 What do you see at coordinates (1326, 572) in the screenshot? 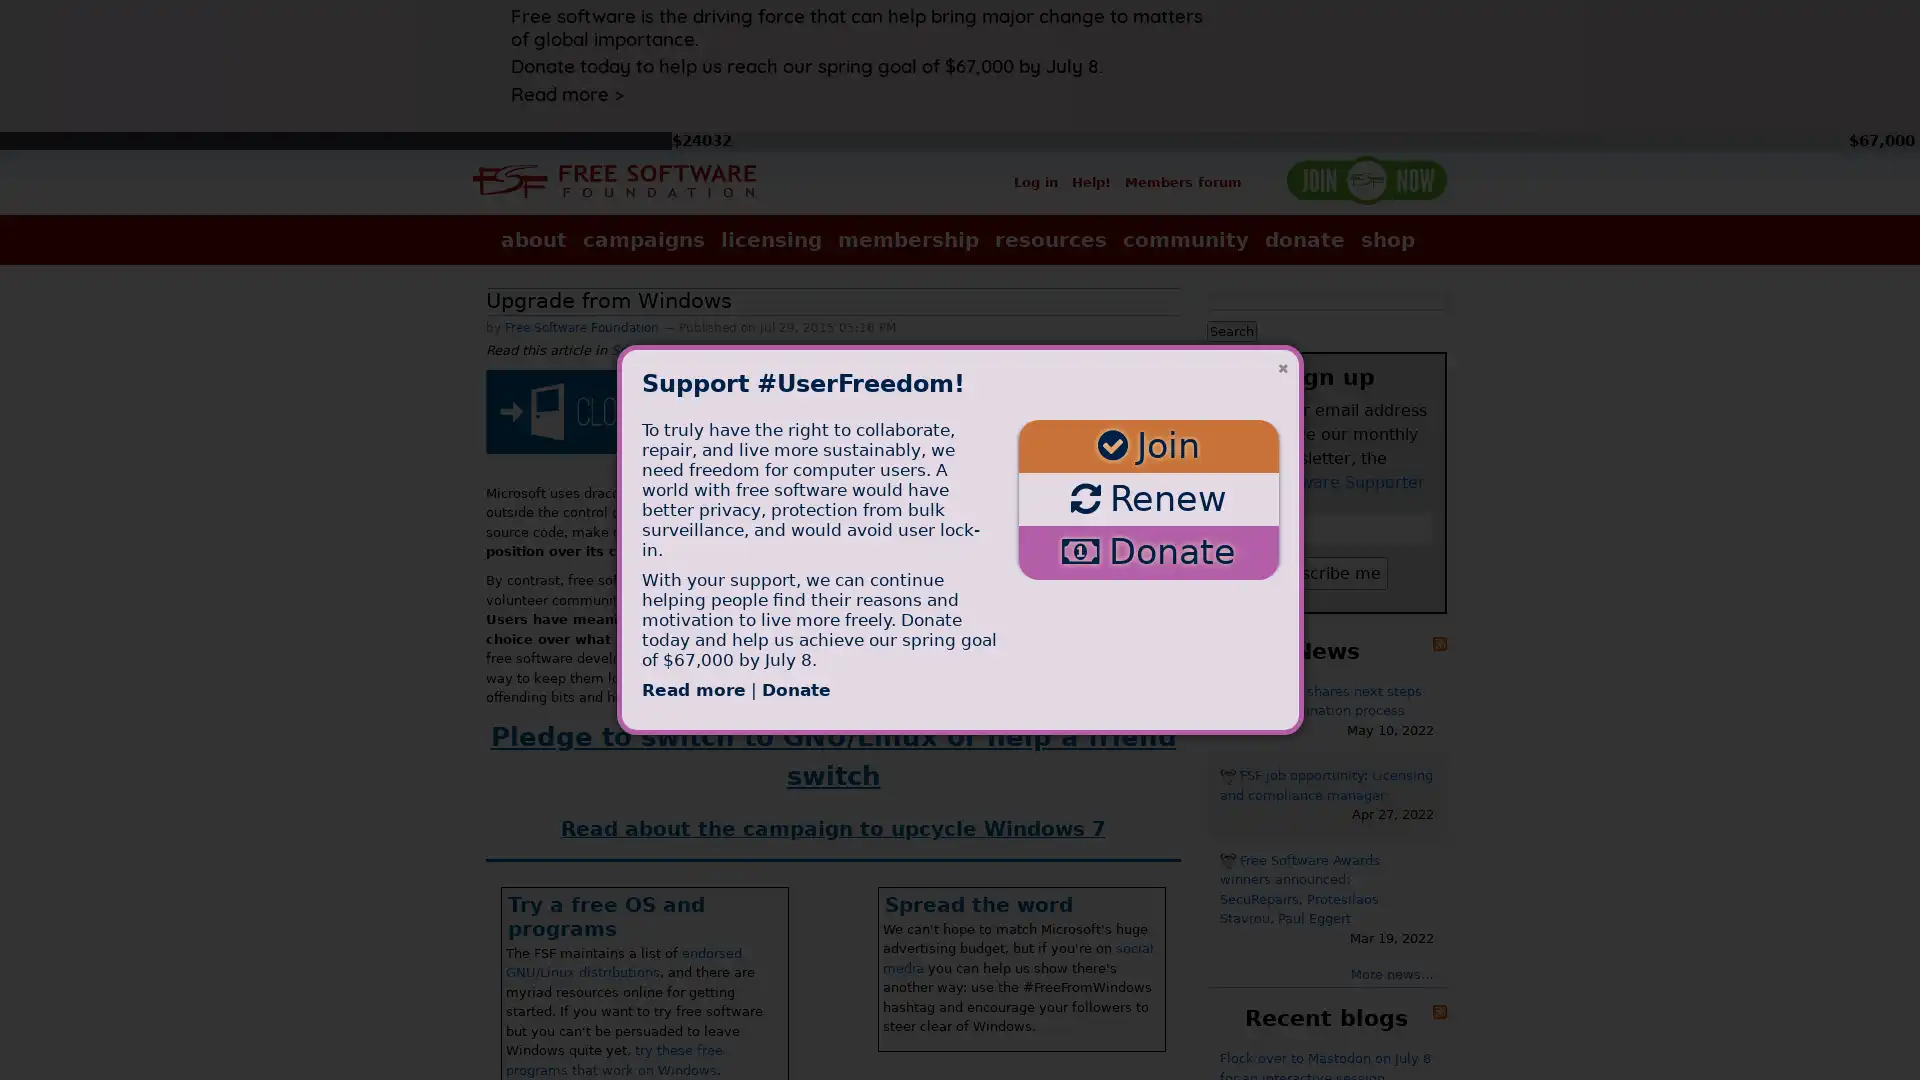
I see `Subscribe me` at bounding box center [1326, 572].